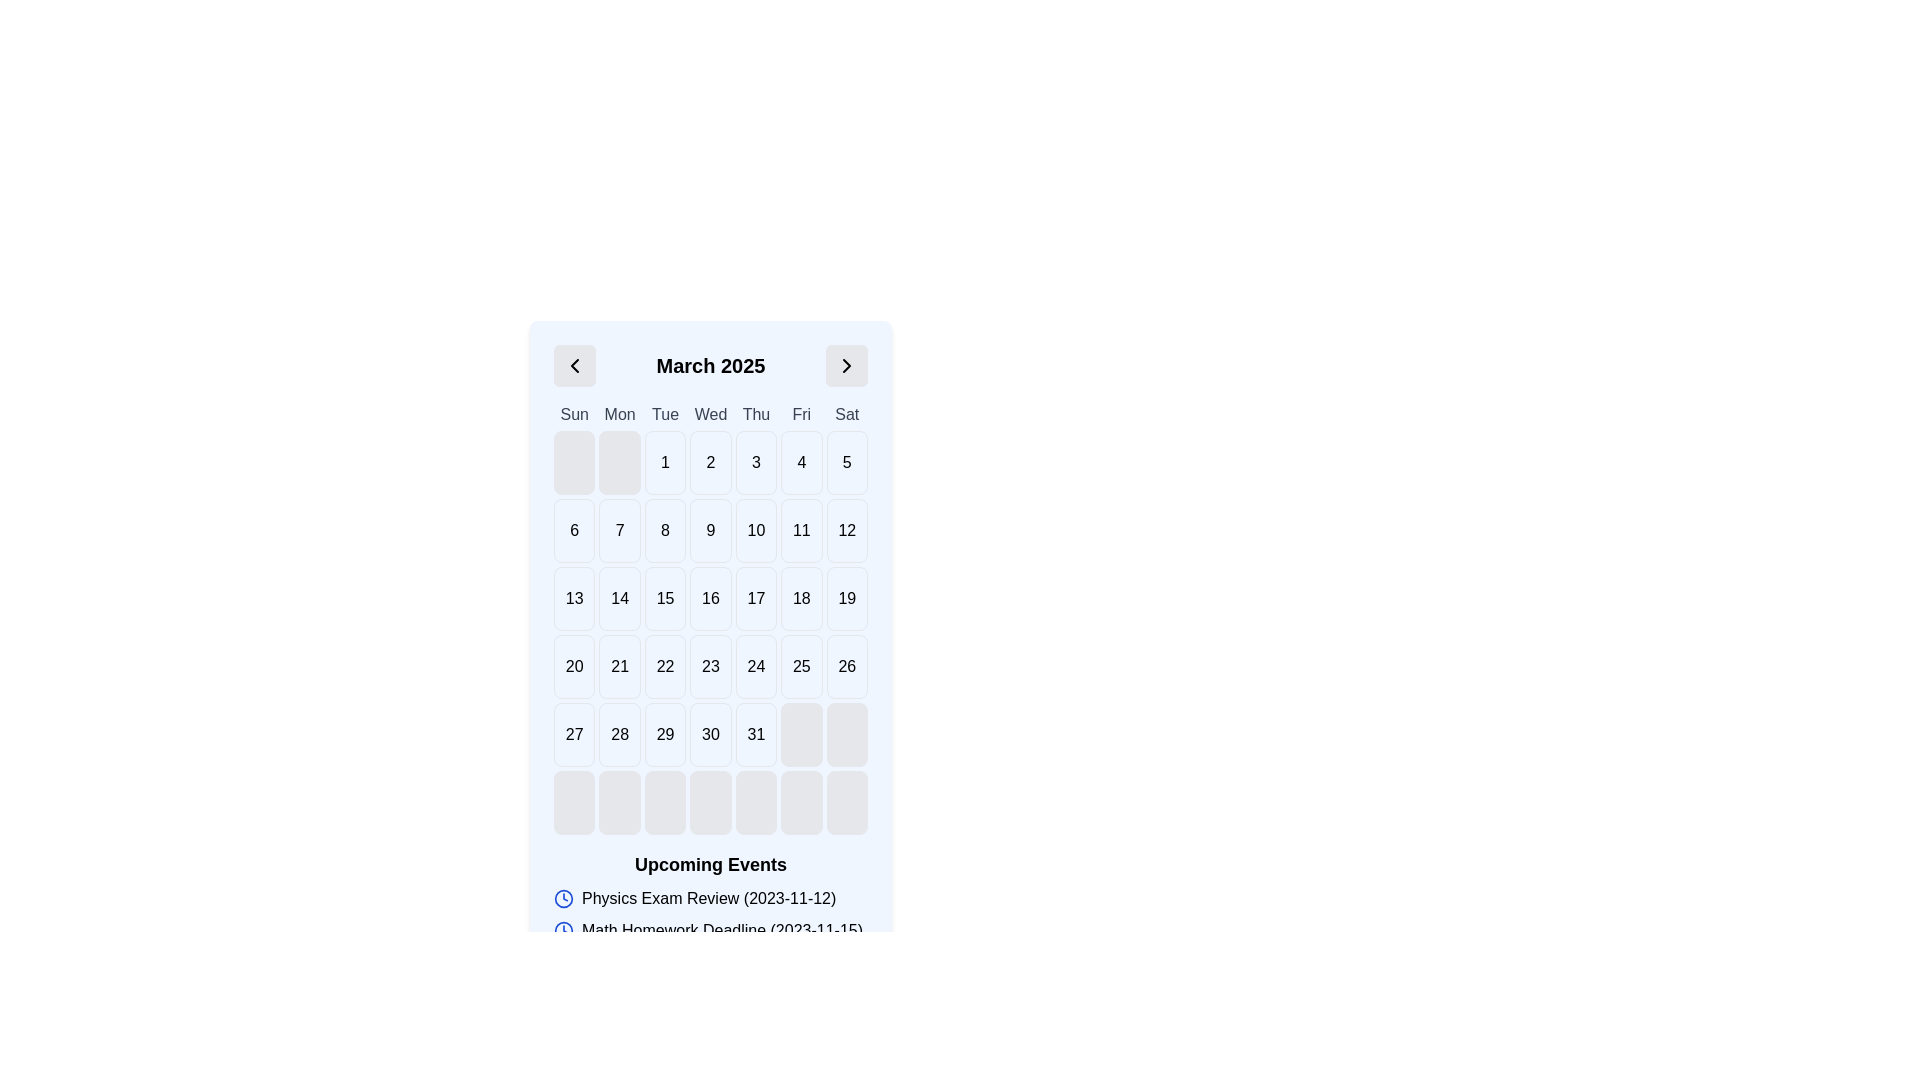 The width and height of the screenshot is (1920, 1080). What do you see at coordinates (710, 667) in the screenshot?
I see `the Date selector displaying the number '23' in the calendar grid` at bounding box center [710, 667].